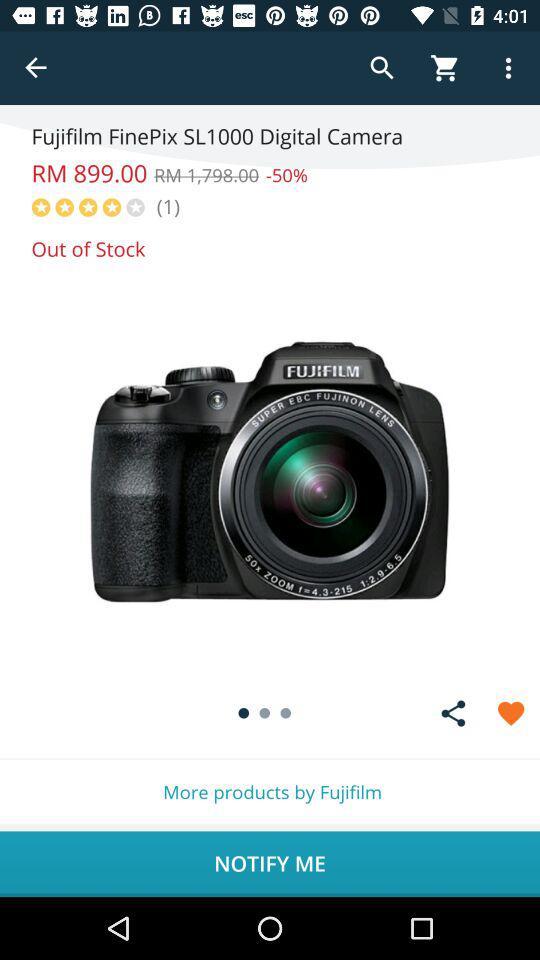  What do you see at coordinates (36, 68) in the screenshot?
I see `go back` at bounding box center [36, 68].